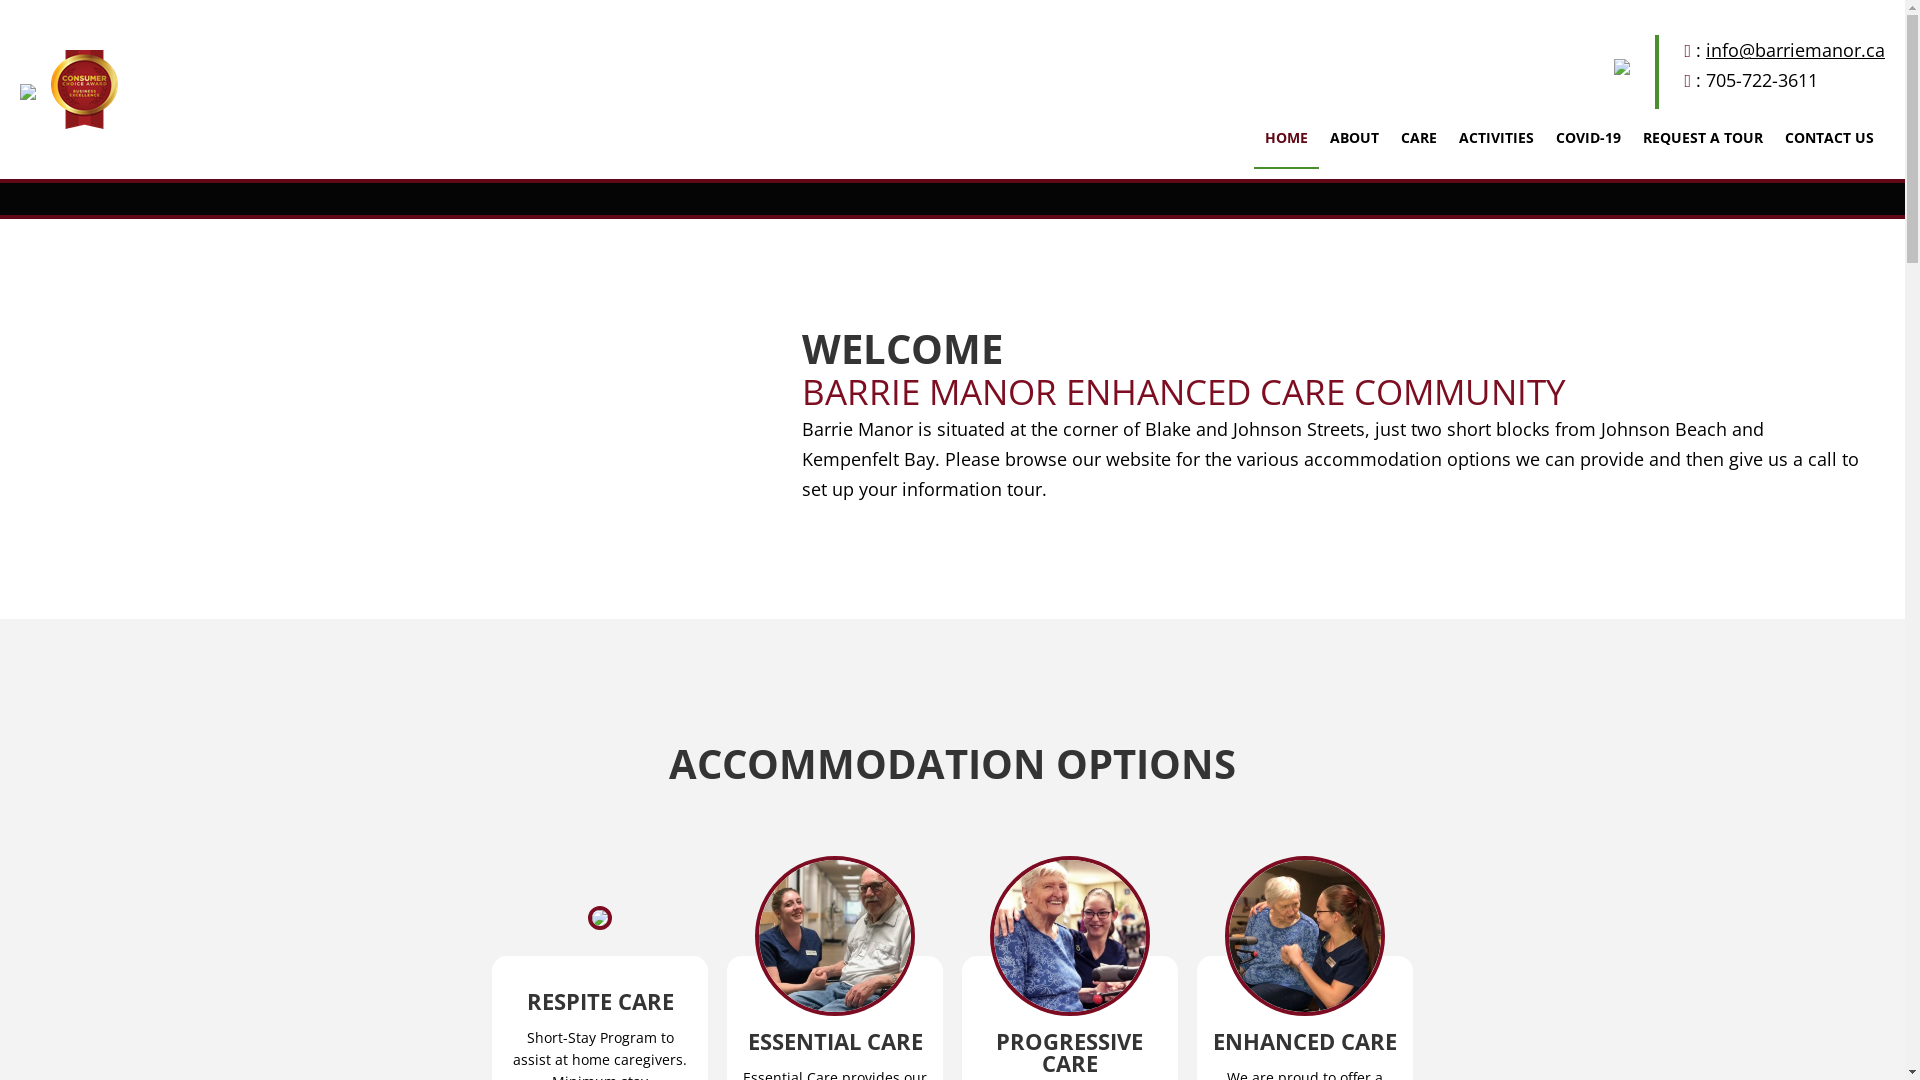 The height and width of the screenshot is (1080, 1920). Describe the element at coordinates (1795, 49) in the screenshot. I see `'info@barriemanor.ca'` at that location.